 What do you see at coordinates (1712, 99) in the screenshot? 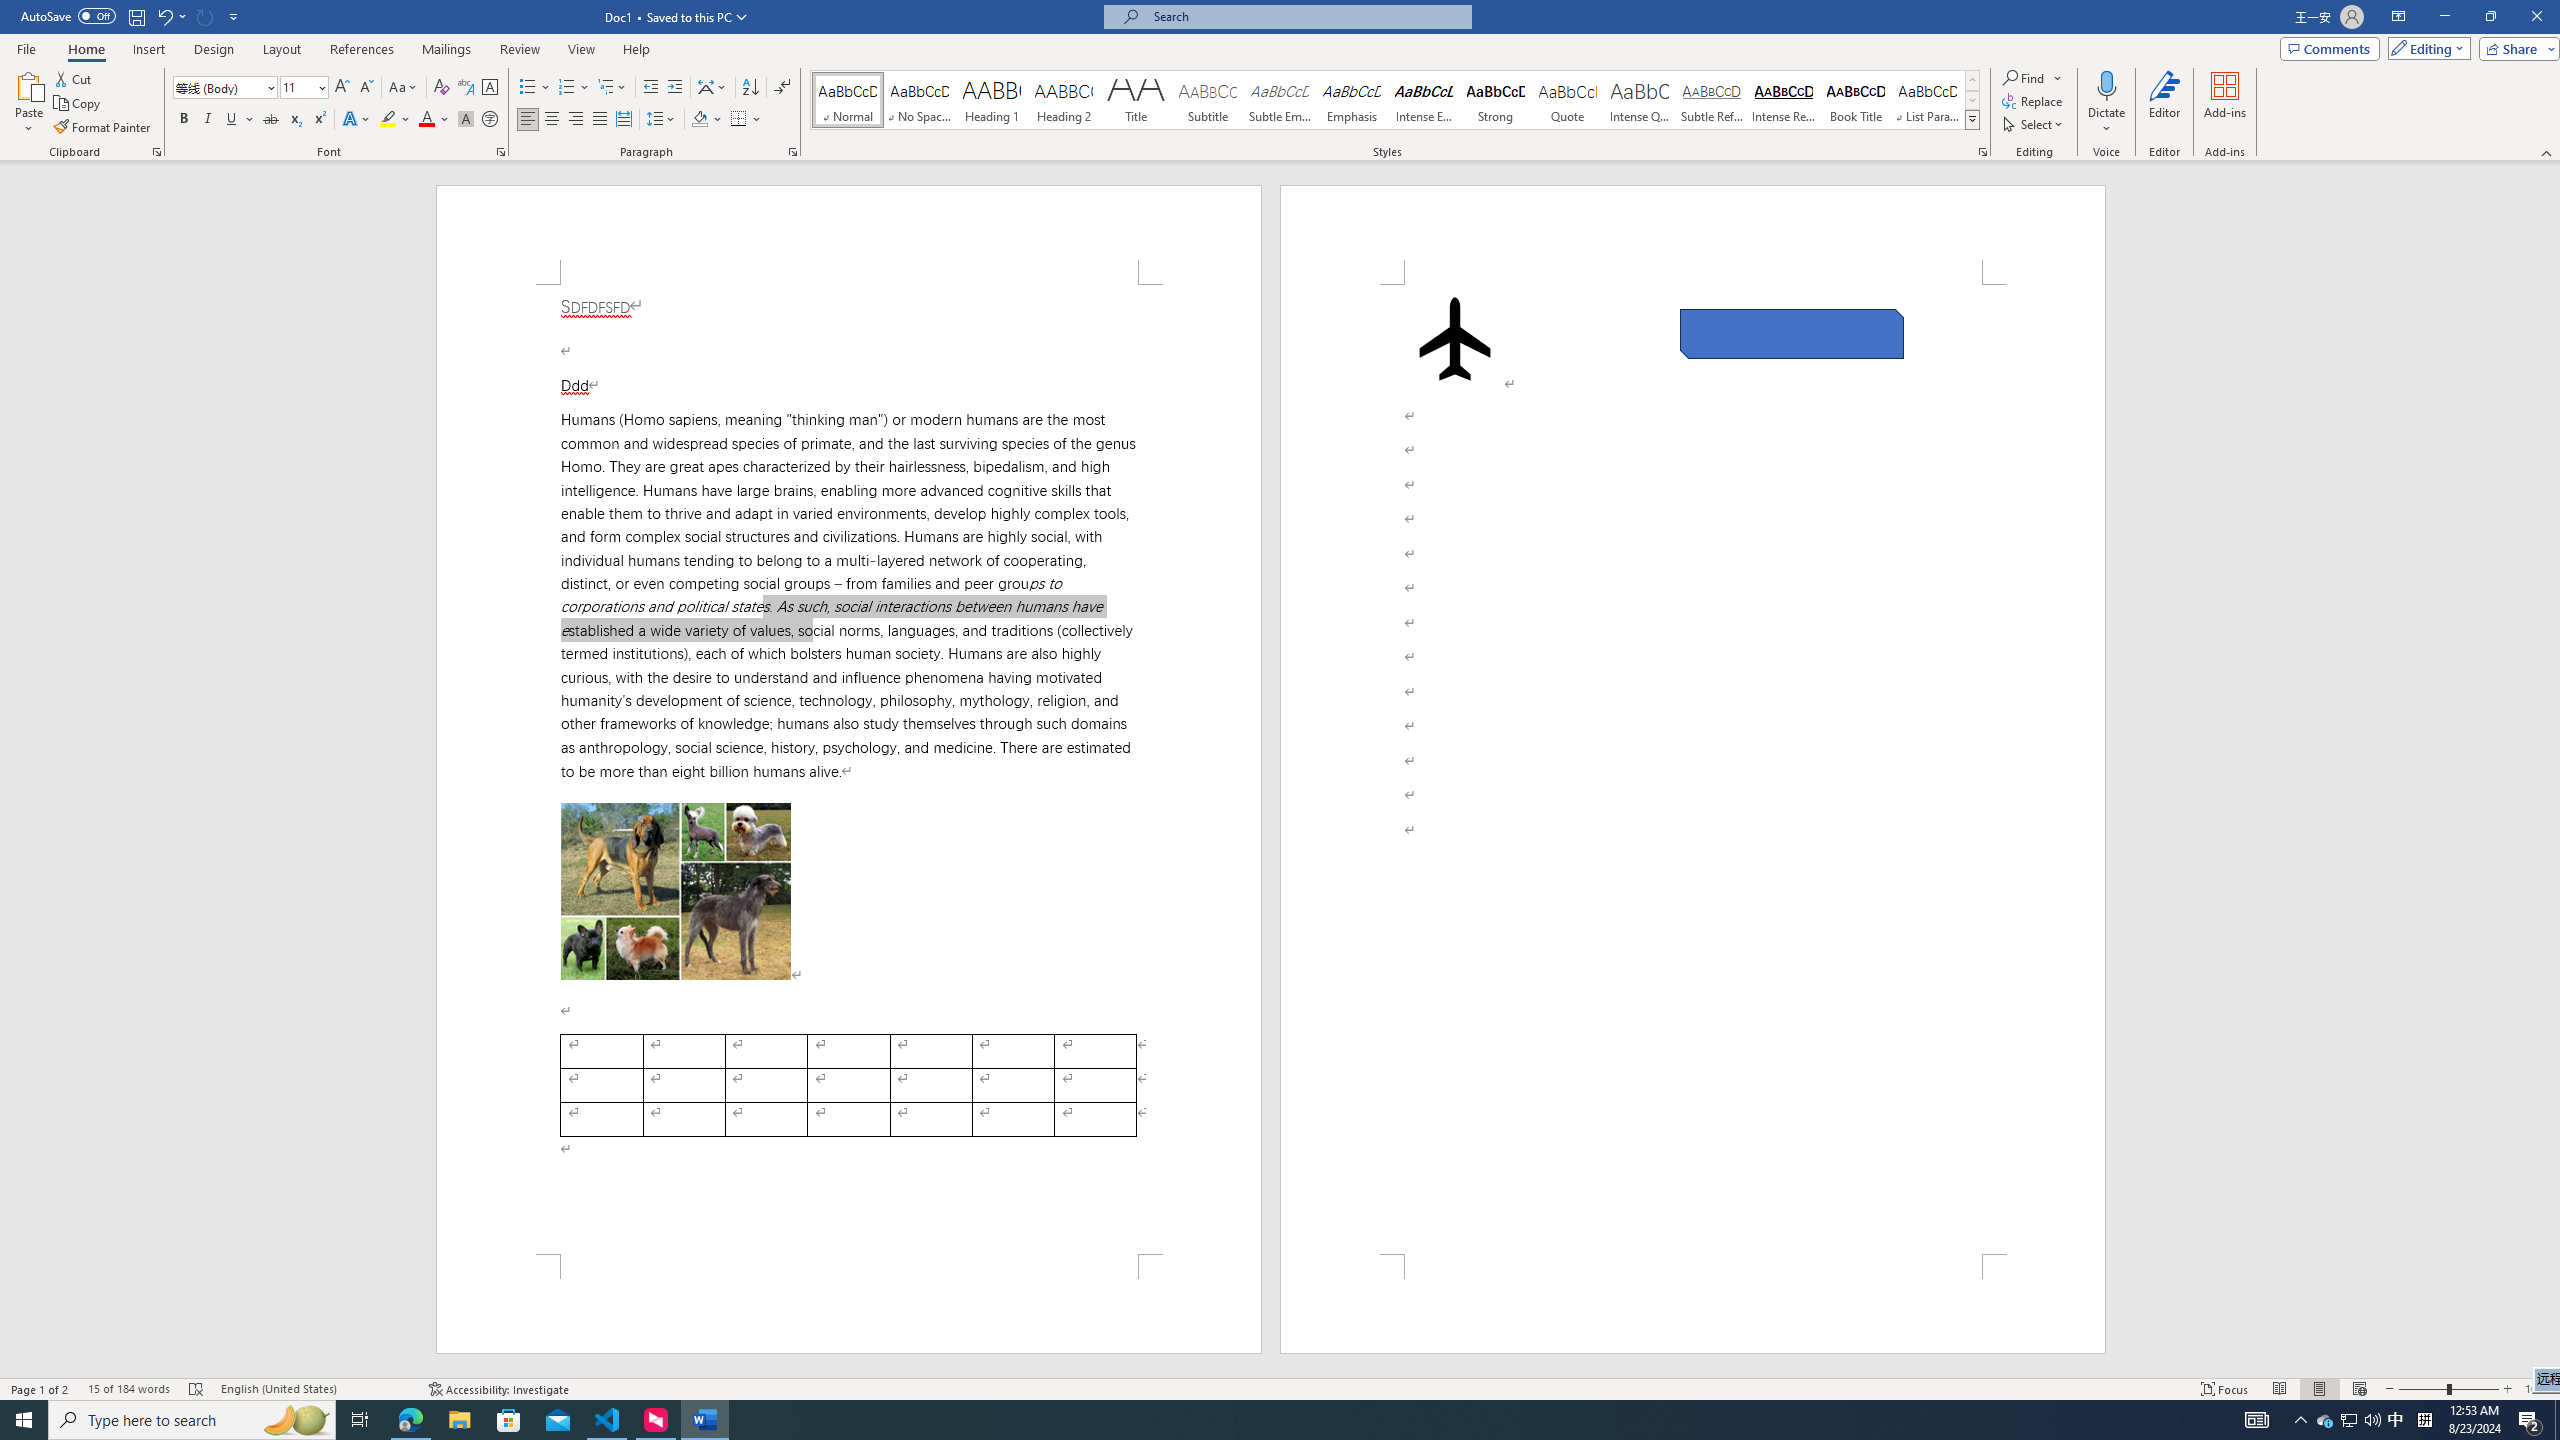
I see `'Subtle Reference'` at bounding box center [1712, 99].